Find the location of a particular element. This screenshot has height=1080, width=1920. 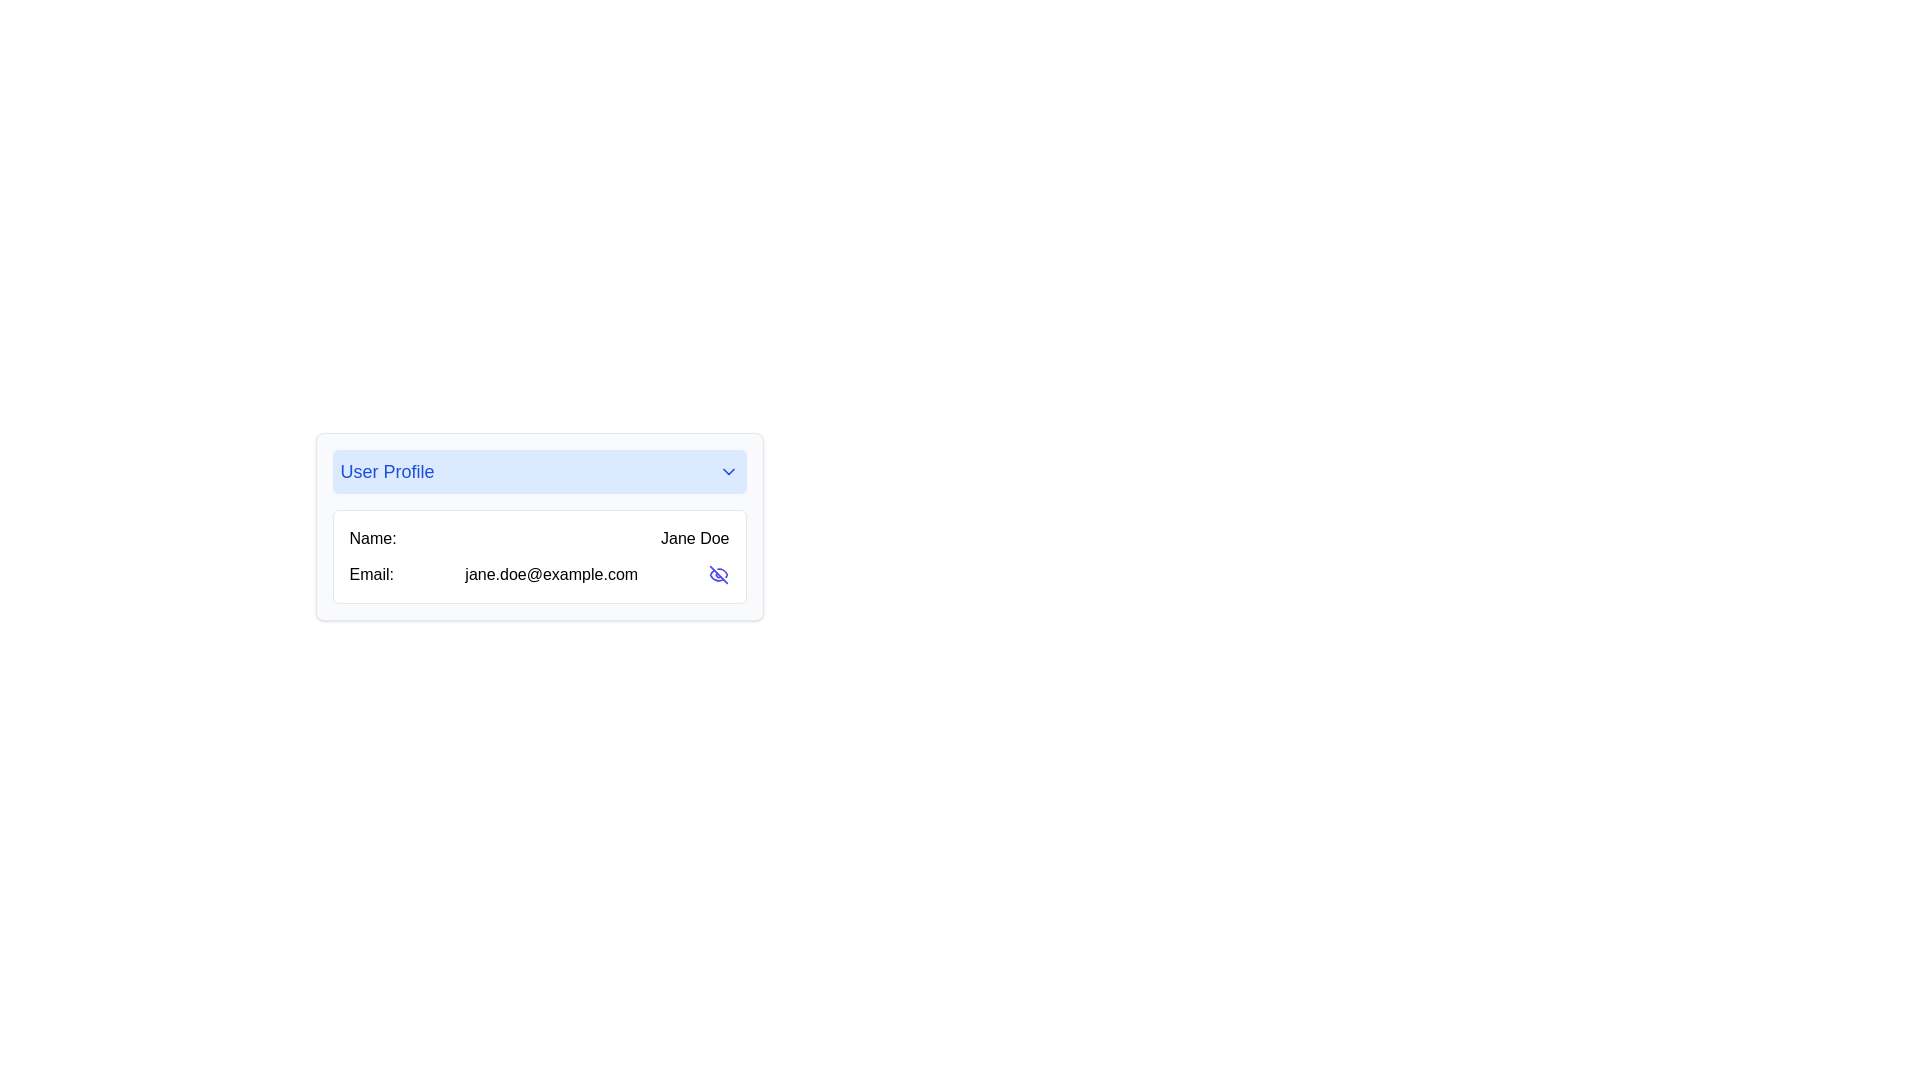

the text label displaying 'Jane Doe', which is aligned horizontally with 'Name:' within the user profile section is located at coordinates (695, 538).